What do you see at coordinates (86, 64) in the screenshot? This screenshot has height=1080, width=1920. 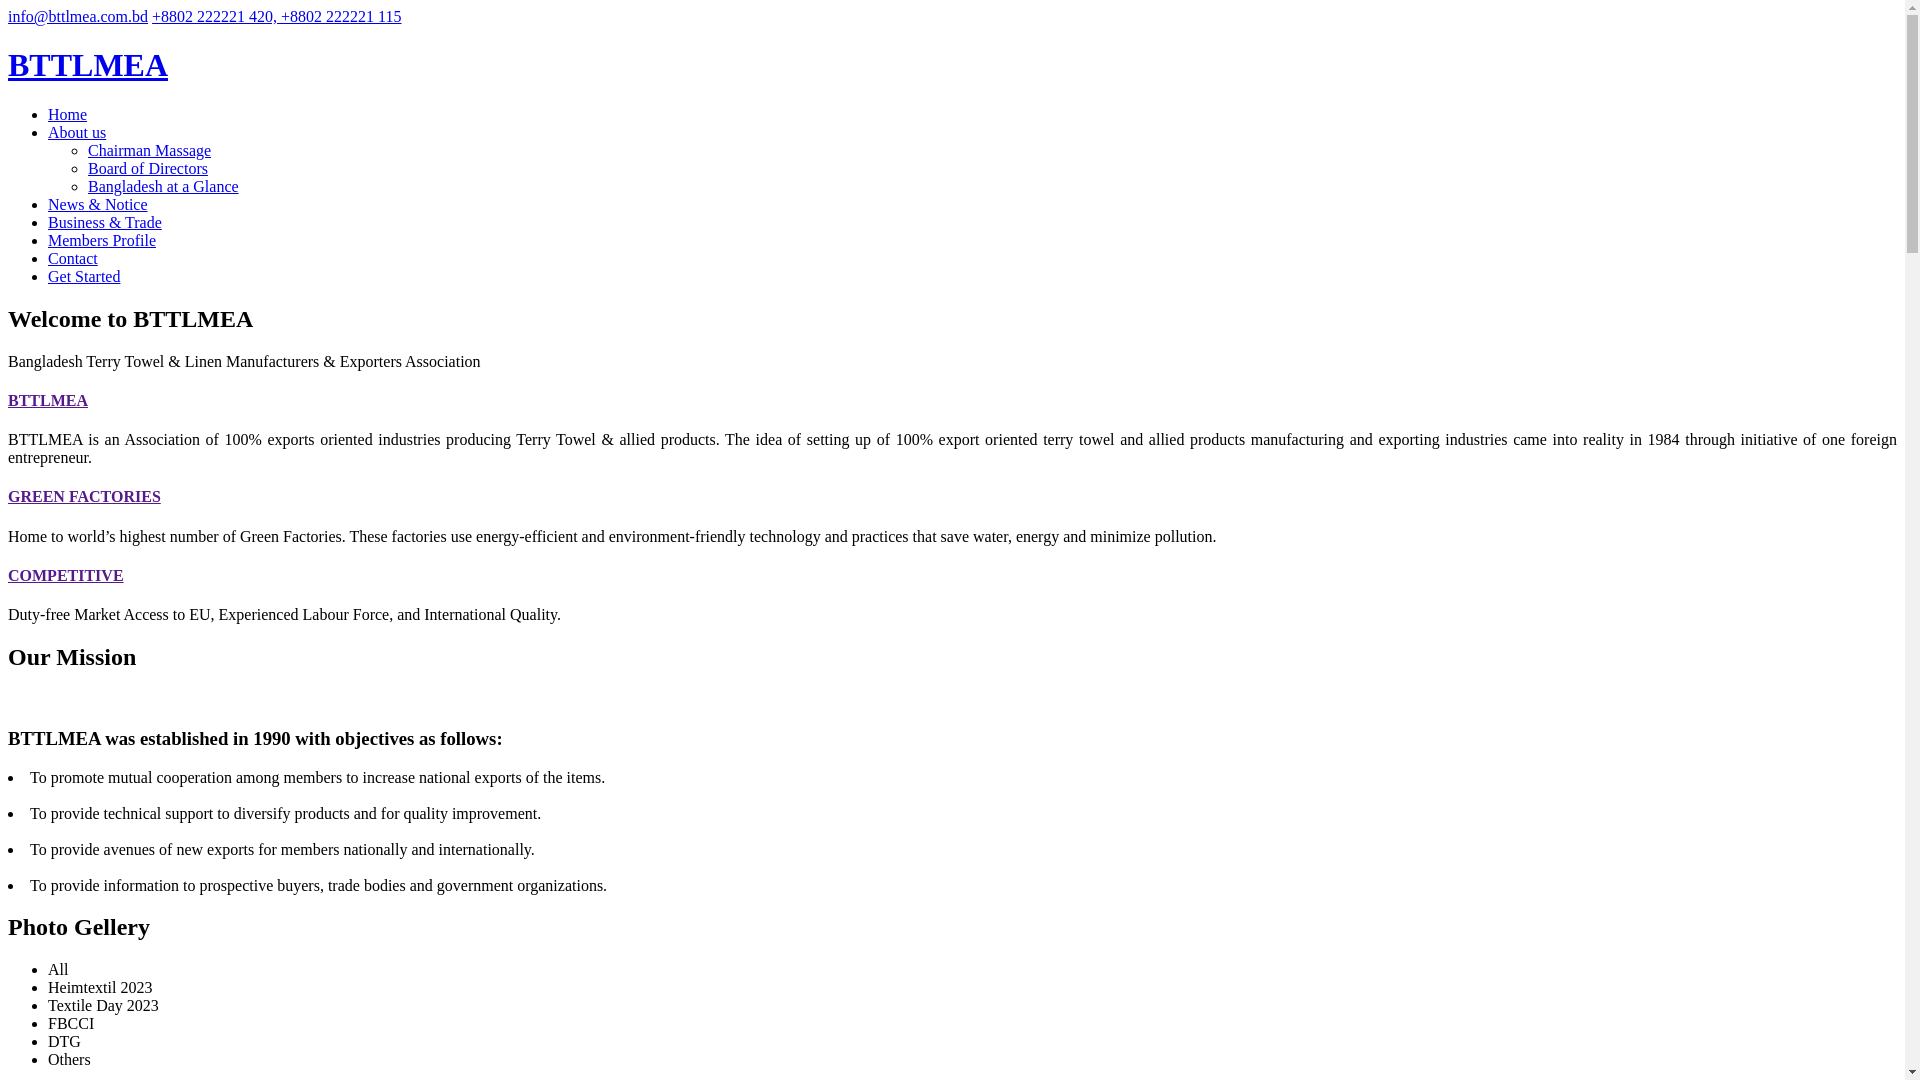 I see `'BTTLMEA'` at bounding box center [86, 64].